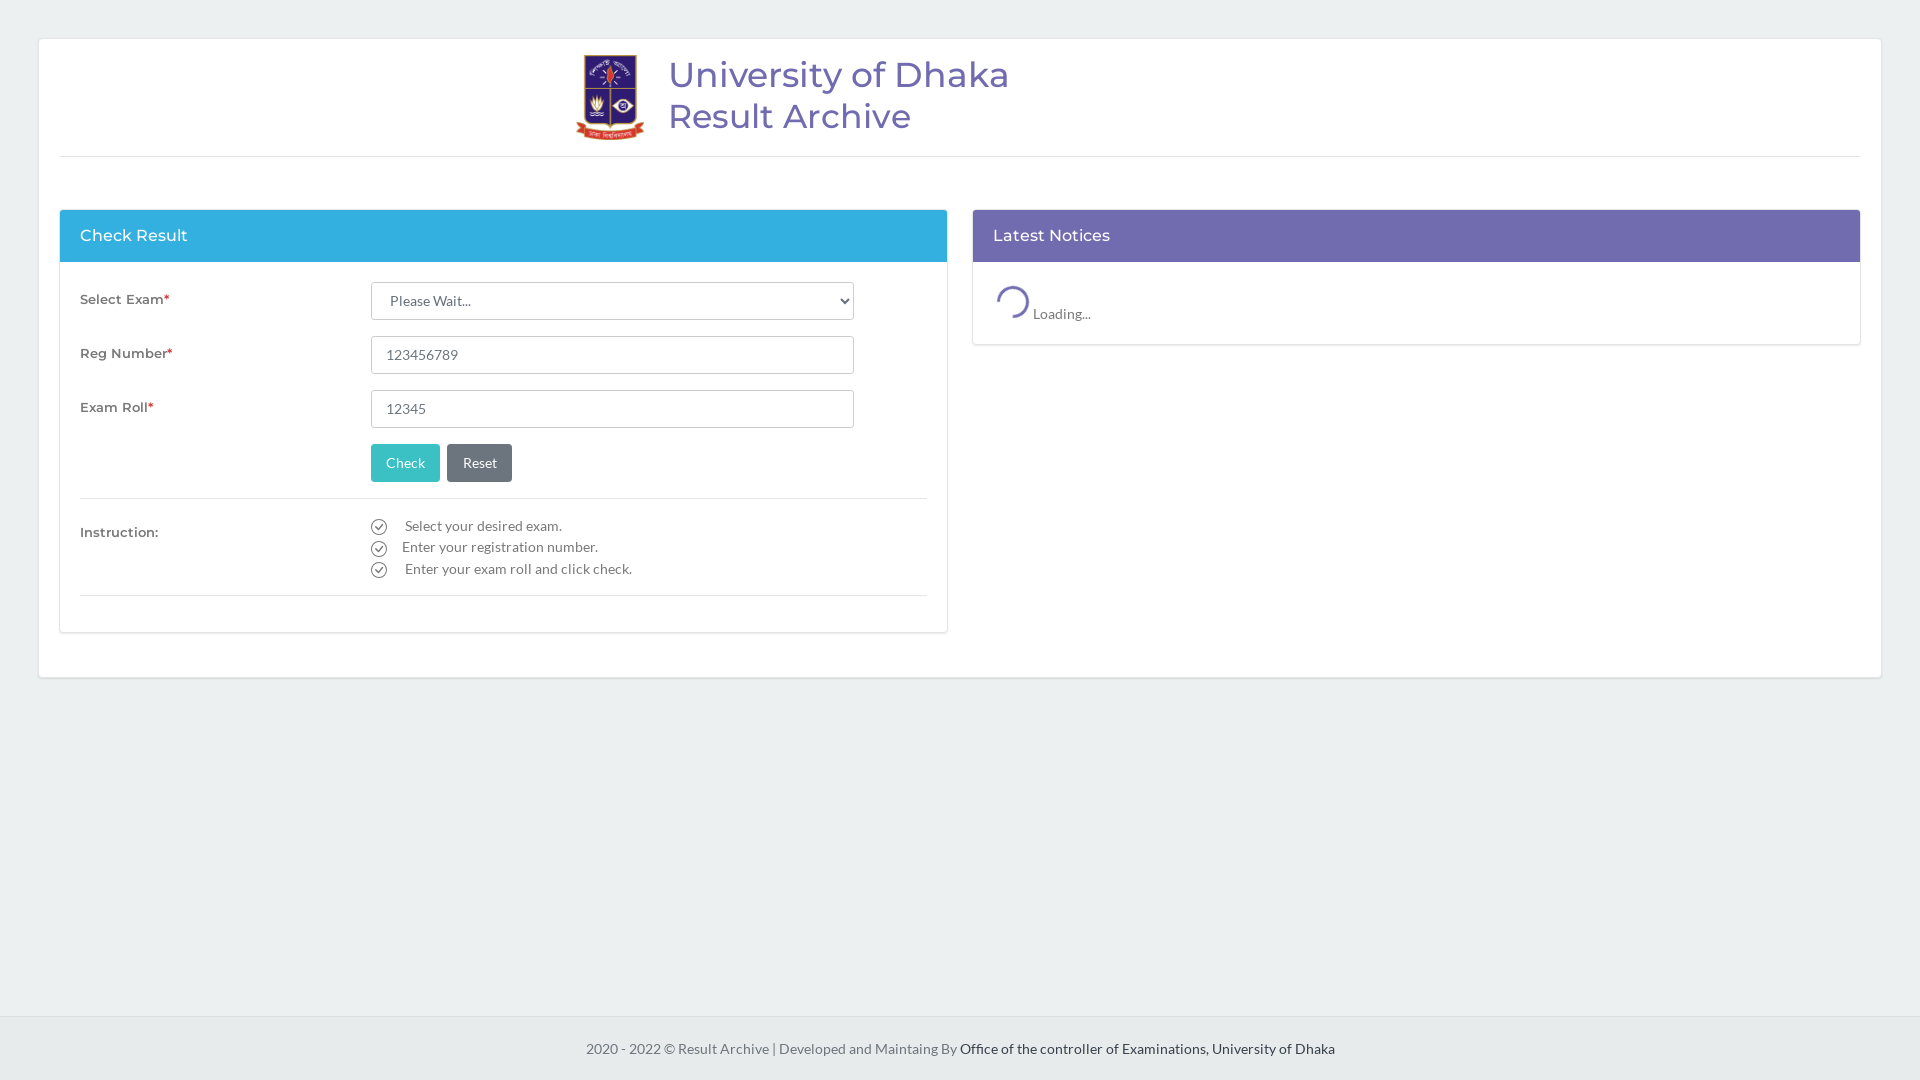 This screenshot has width=1920, height=1080. What do you see at coordinates (478, 462) in the screenshot?
I see `'Reset'` at bounding box center [478, 462].